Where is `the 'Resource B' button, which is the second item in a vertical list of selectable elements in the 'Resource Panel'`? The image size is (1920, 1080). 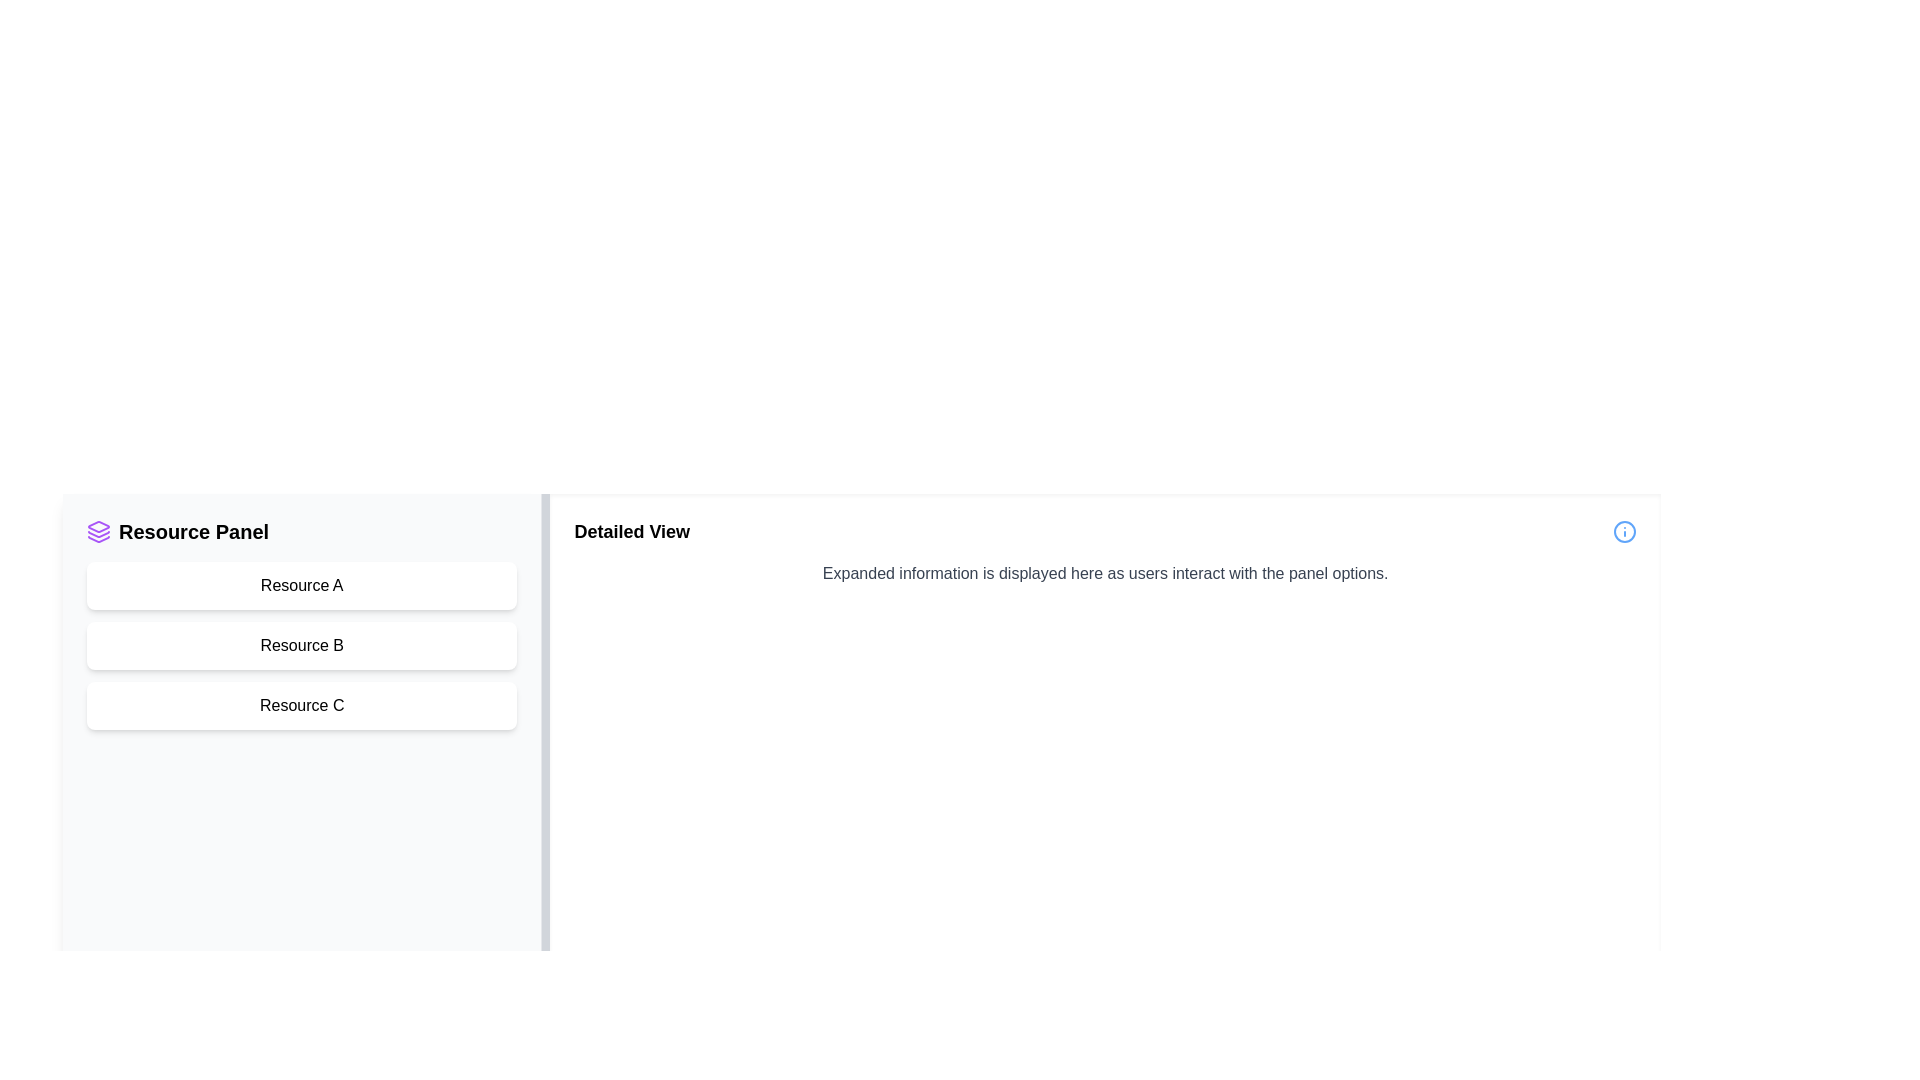 the 'Resource B' button, which is the second item in a vertical list of selectable elements in the 'Resource Panel' is located at coordinates (301, 645).